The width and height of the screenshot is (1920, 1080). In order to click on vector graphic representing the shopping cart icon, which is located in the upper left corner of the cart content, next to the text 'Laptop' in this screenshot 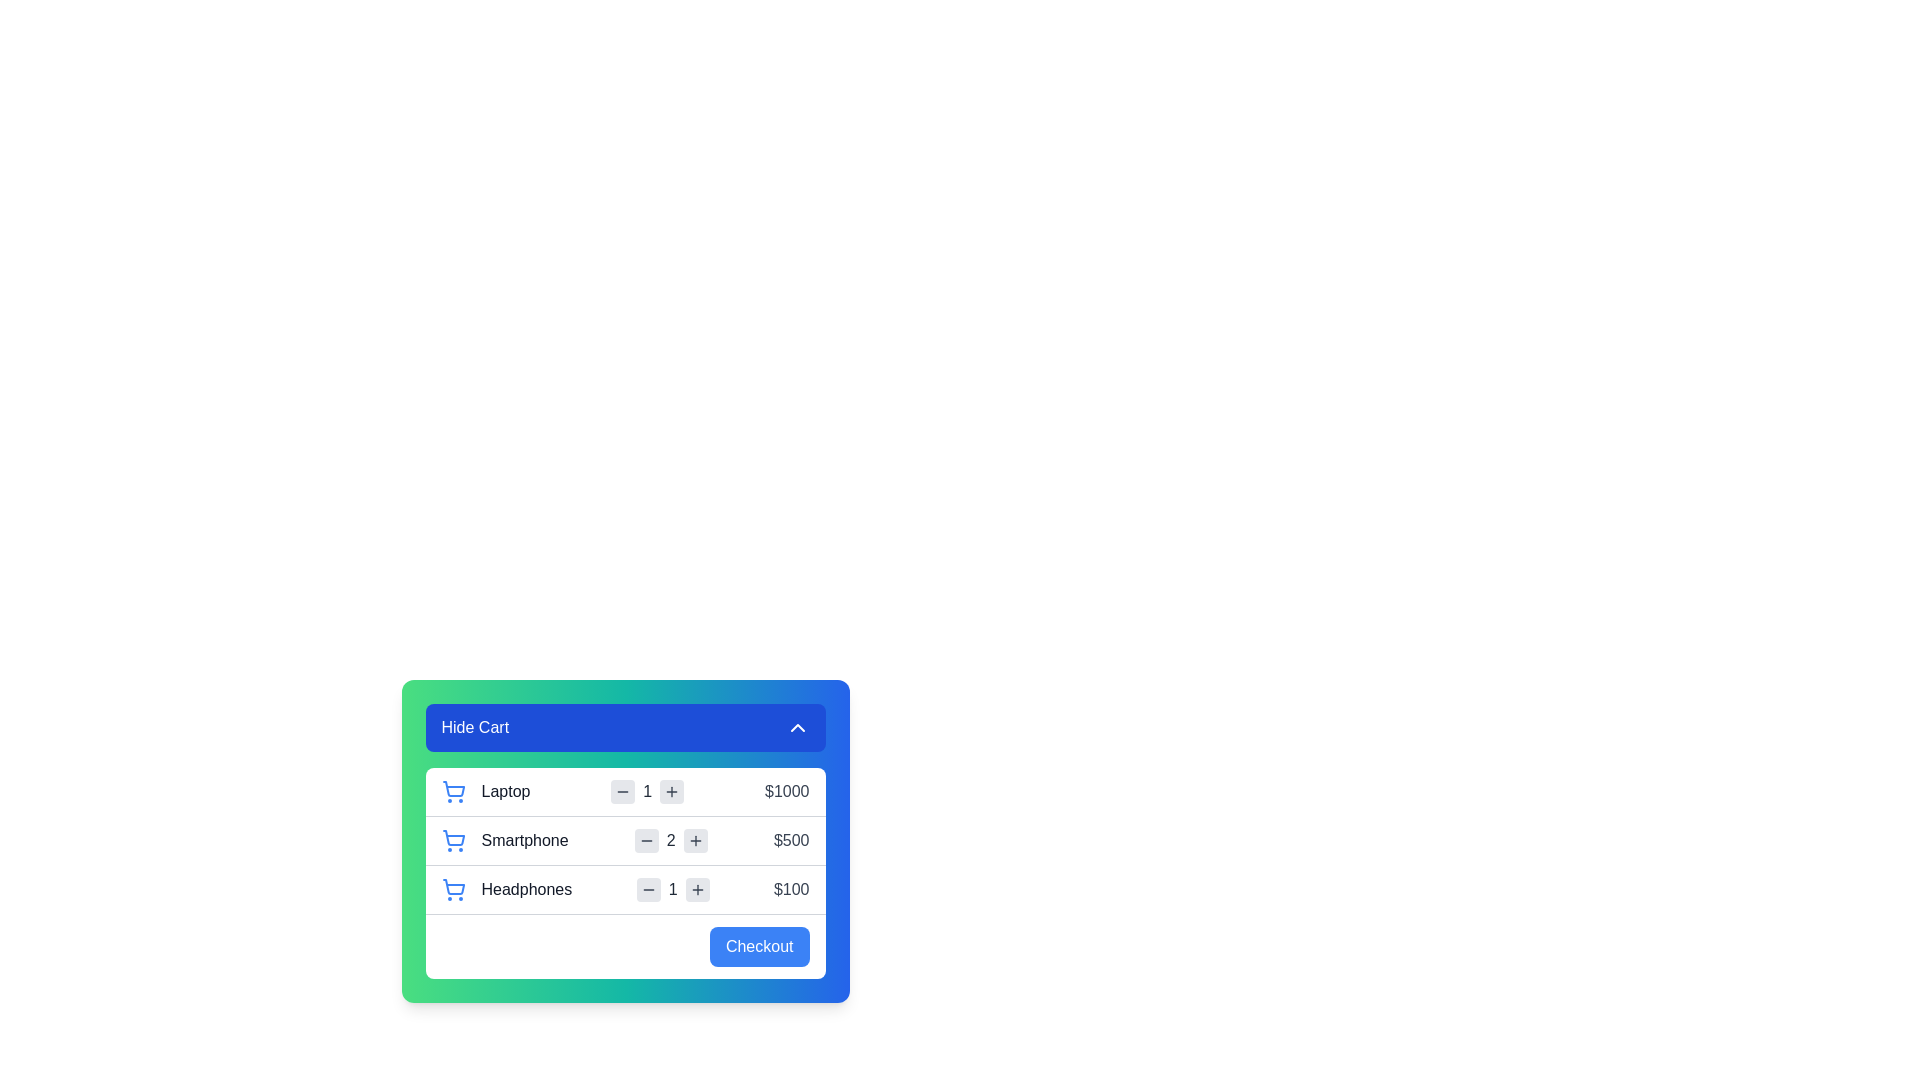, I will do `click(452, 788)`.